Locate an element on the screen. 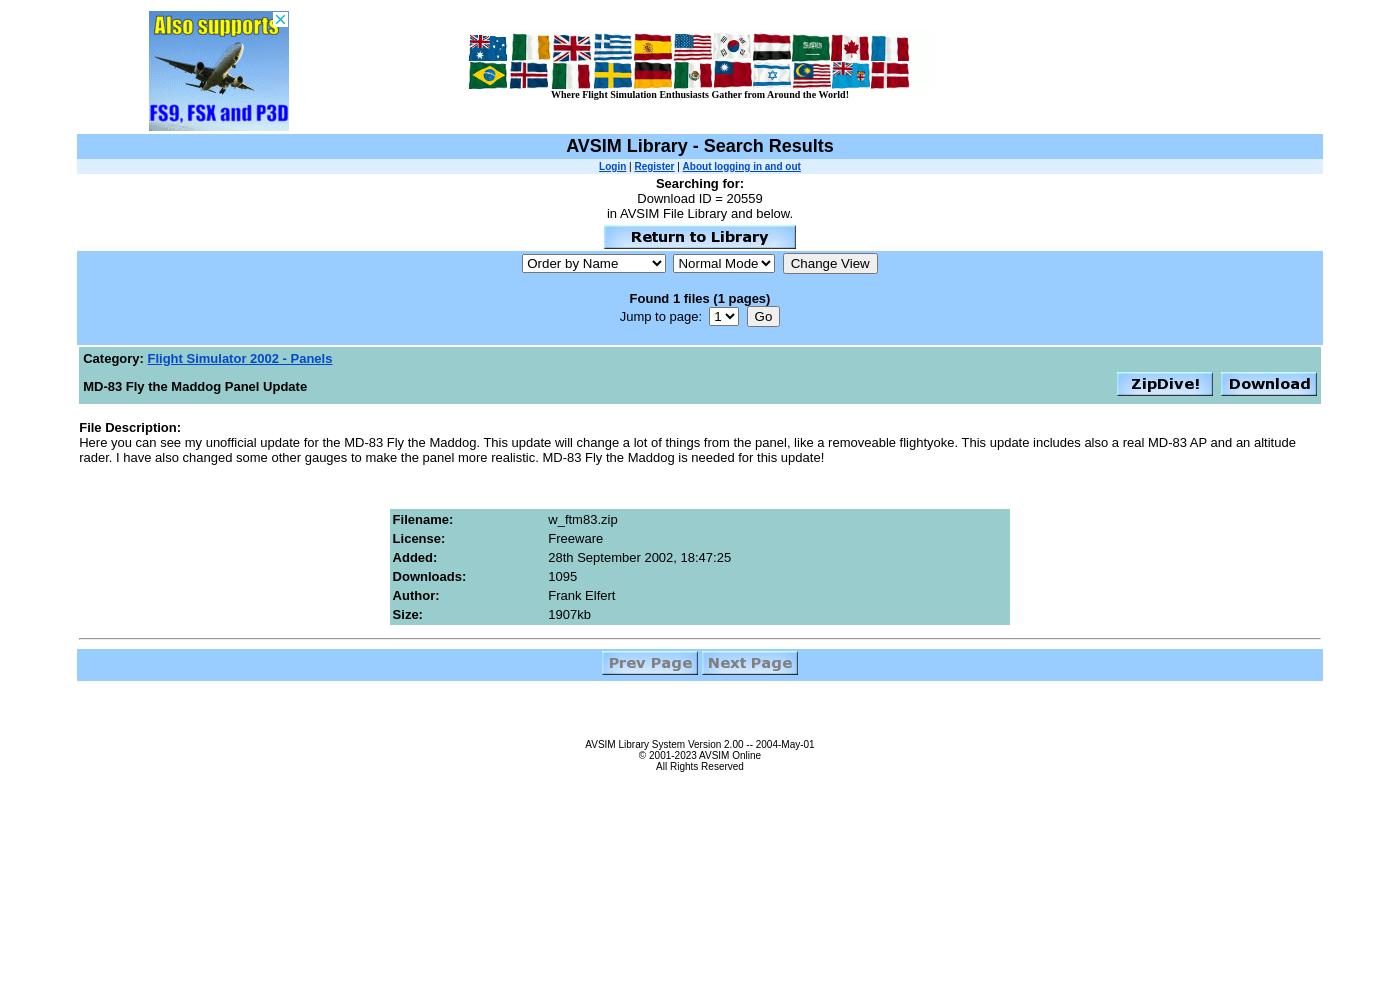 Image resolution: width=1400 pixels, height=1000 pixels. 'Frank Elfert' is located at coordinates (581, 594).